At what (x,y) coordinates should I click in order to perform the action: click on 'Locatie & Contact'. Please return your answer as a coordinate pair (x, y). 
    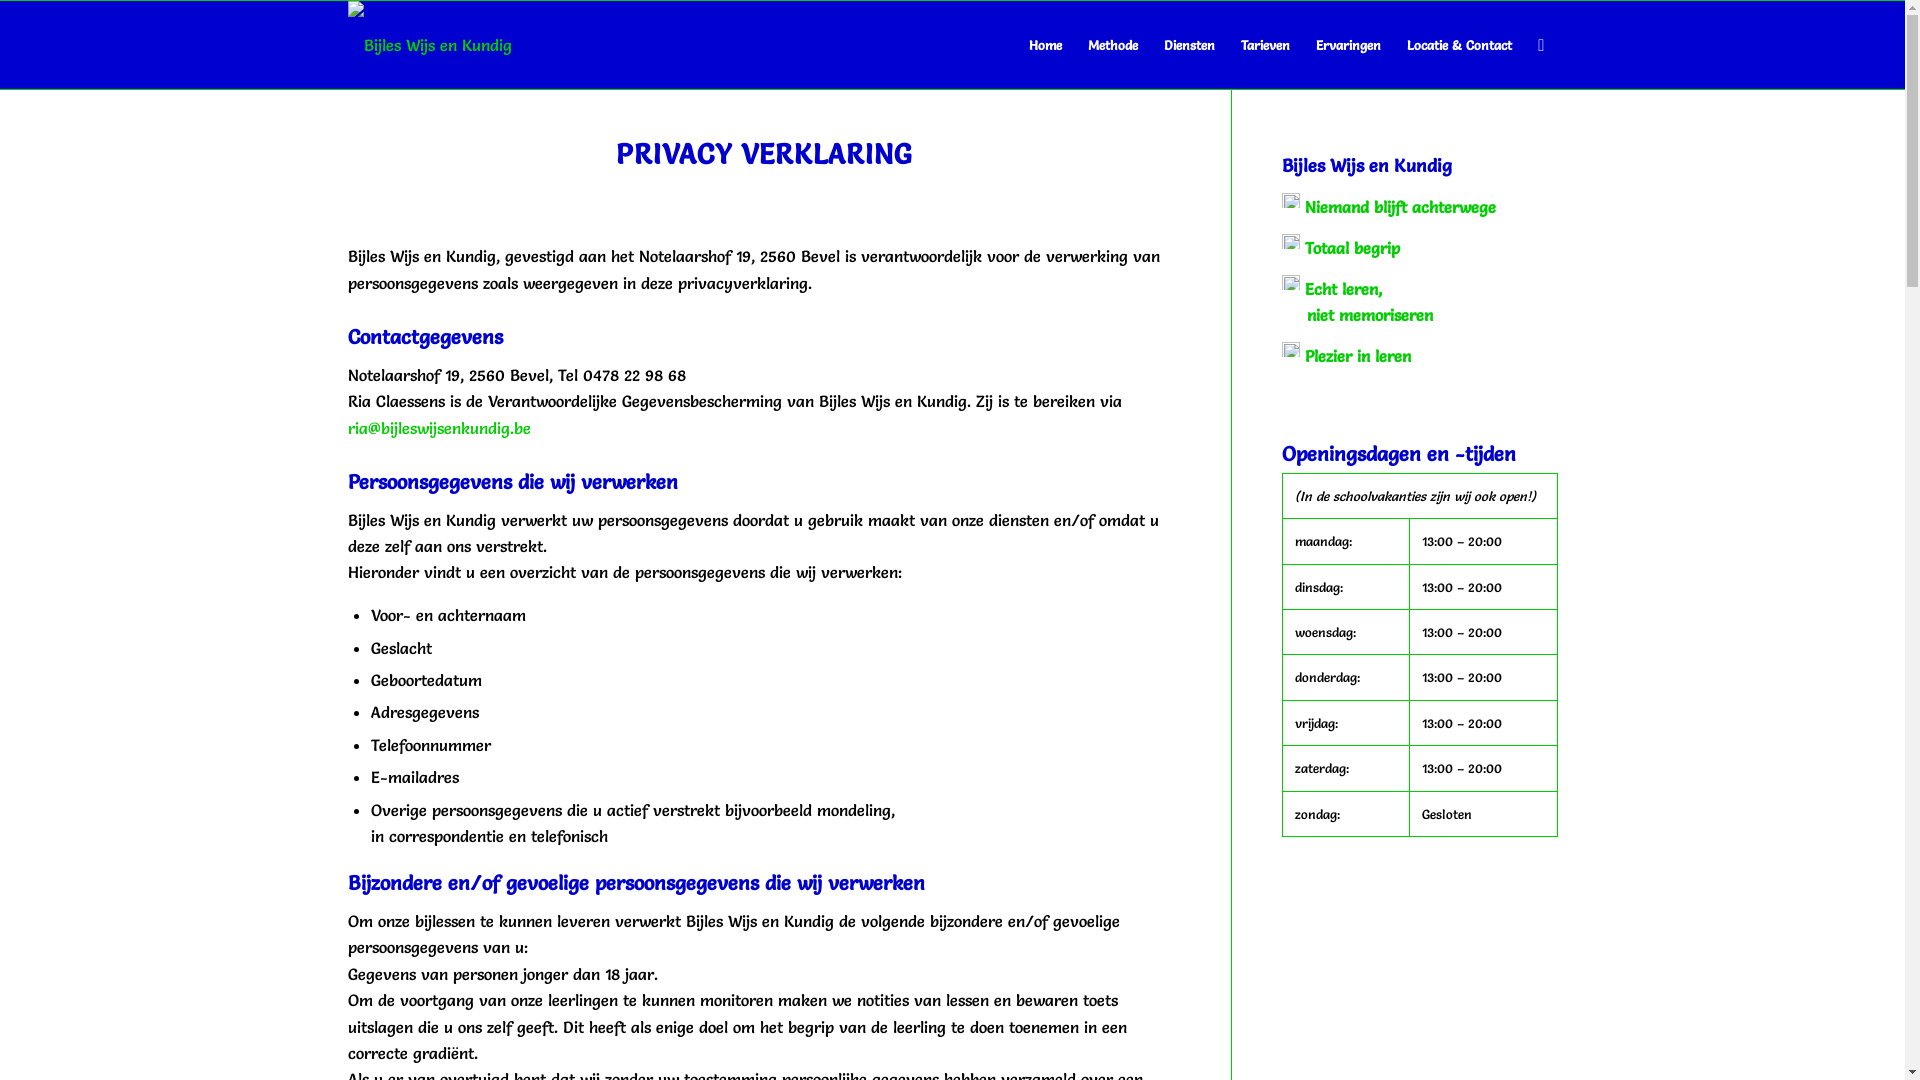
    Looking at the image, I should click on (1459, 45).